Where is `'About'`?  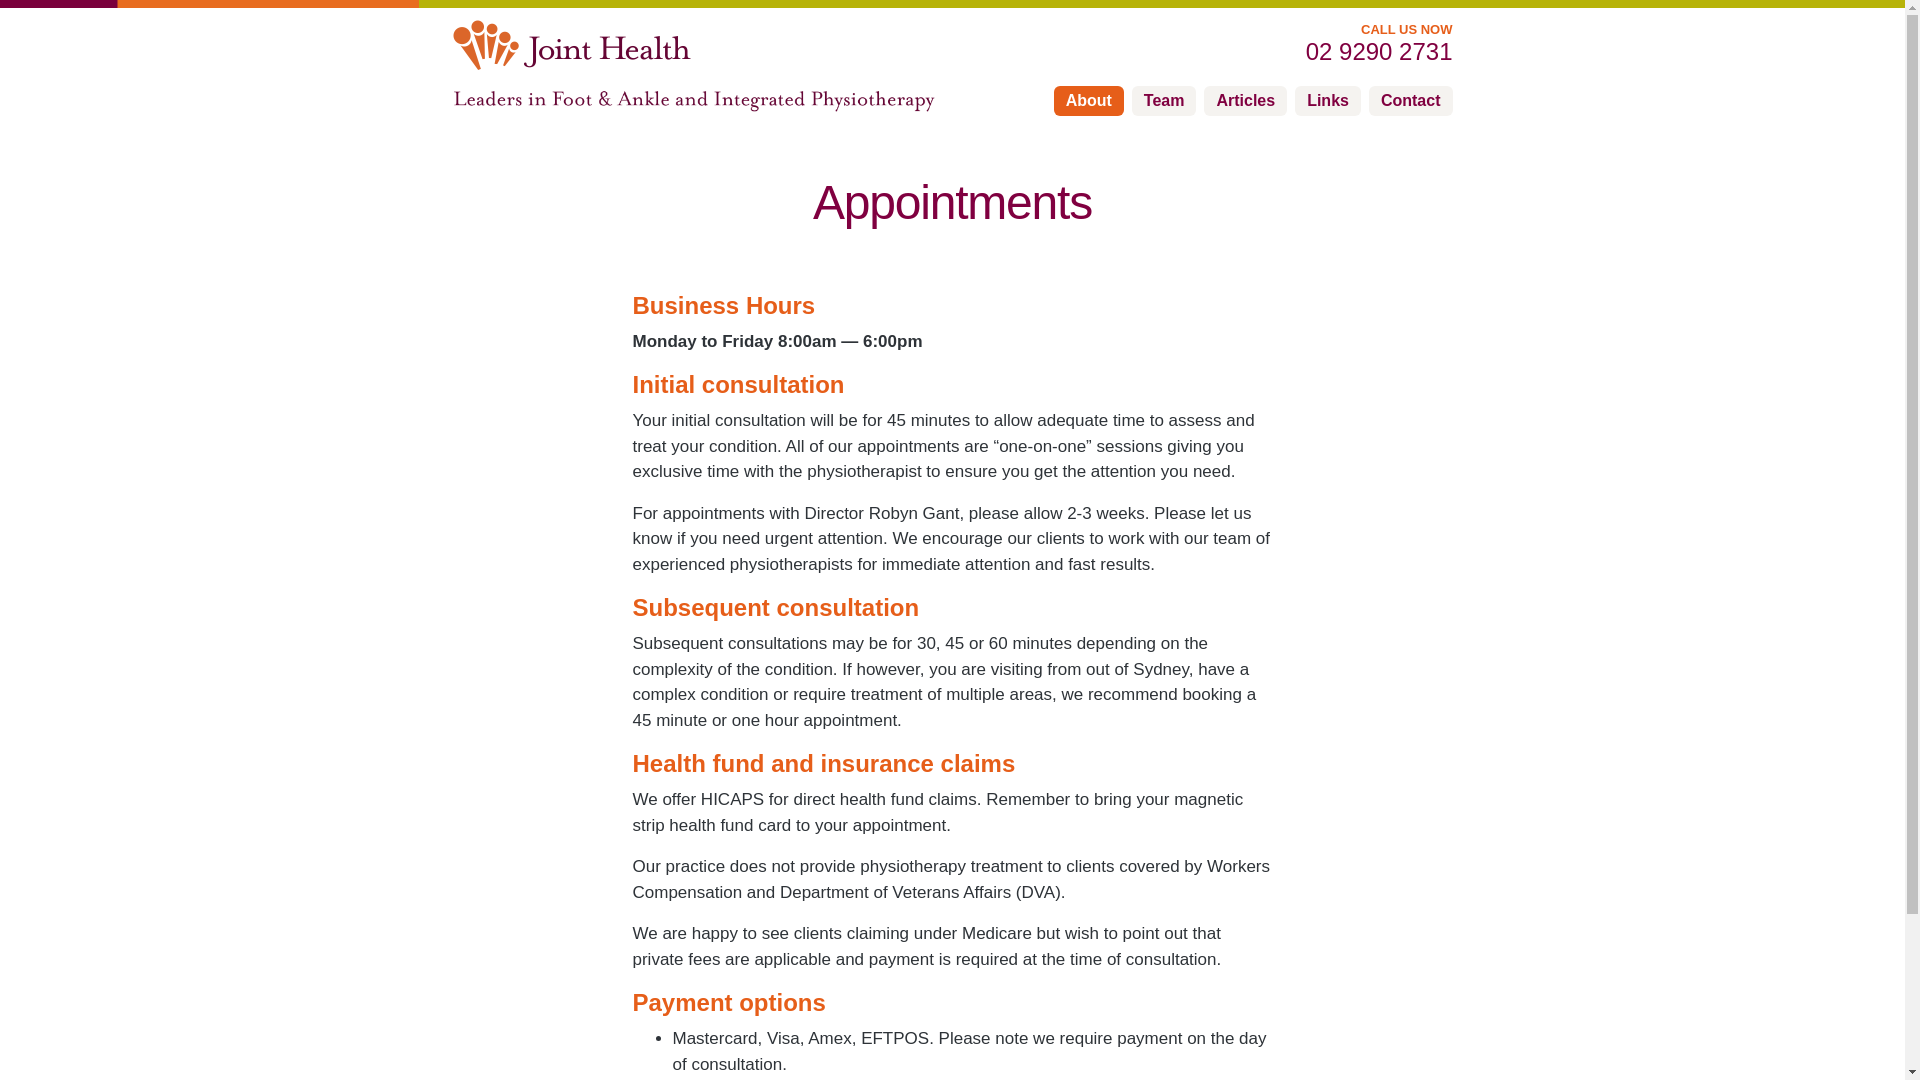
'About' is located at coordinates (1053, 100).